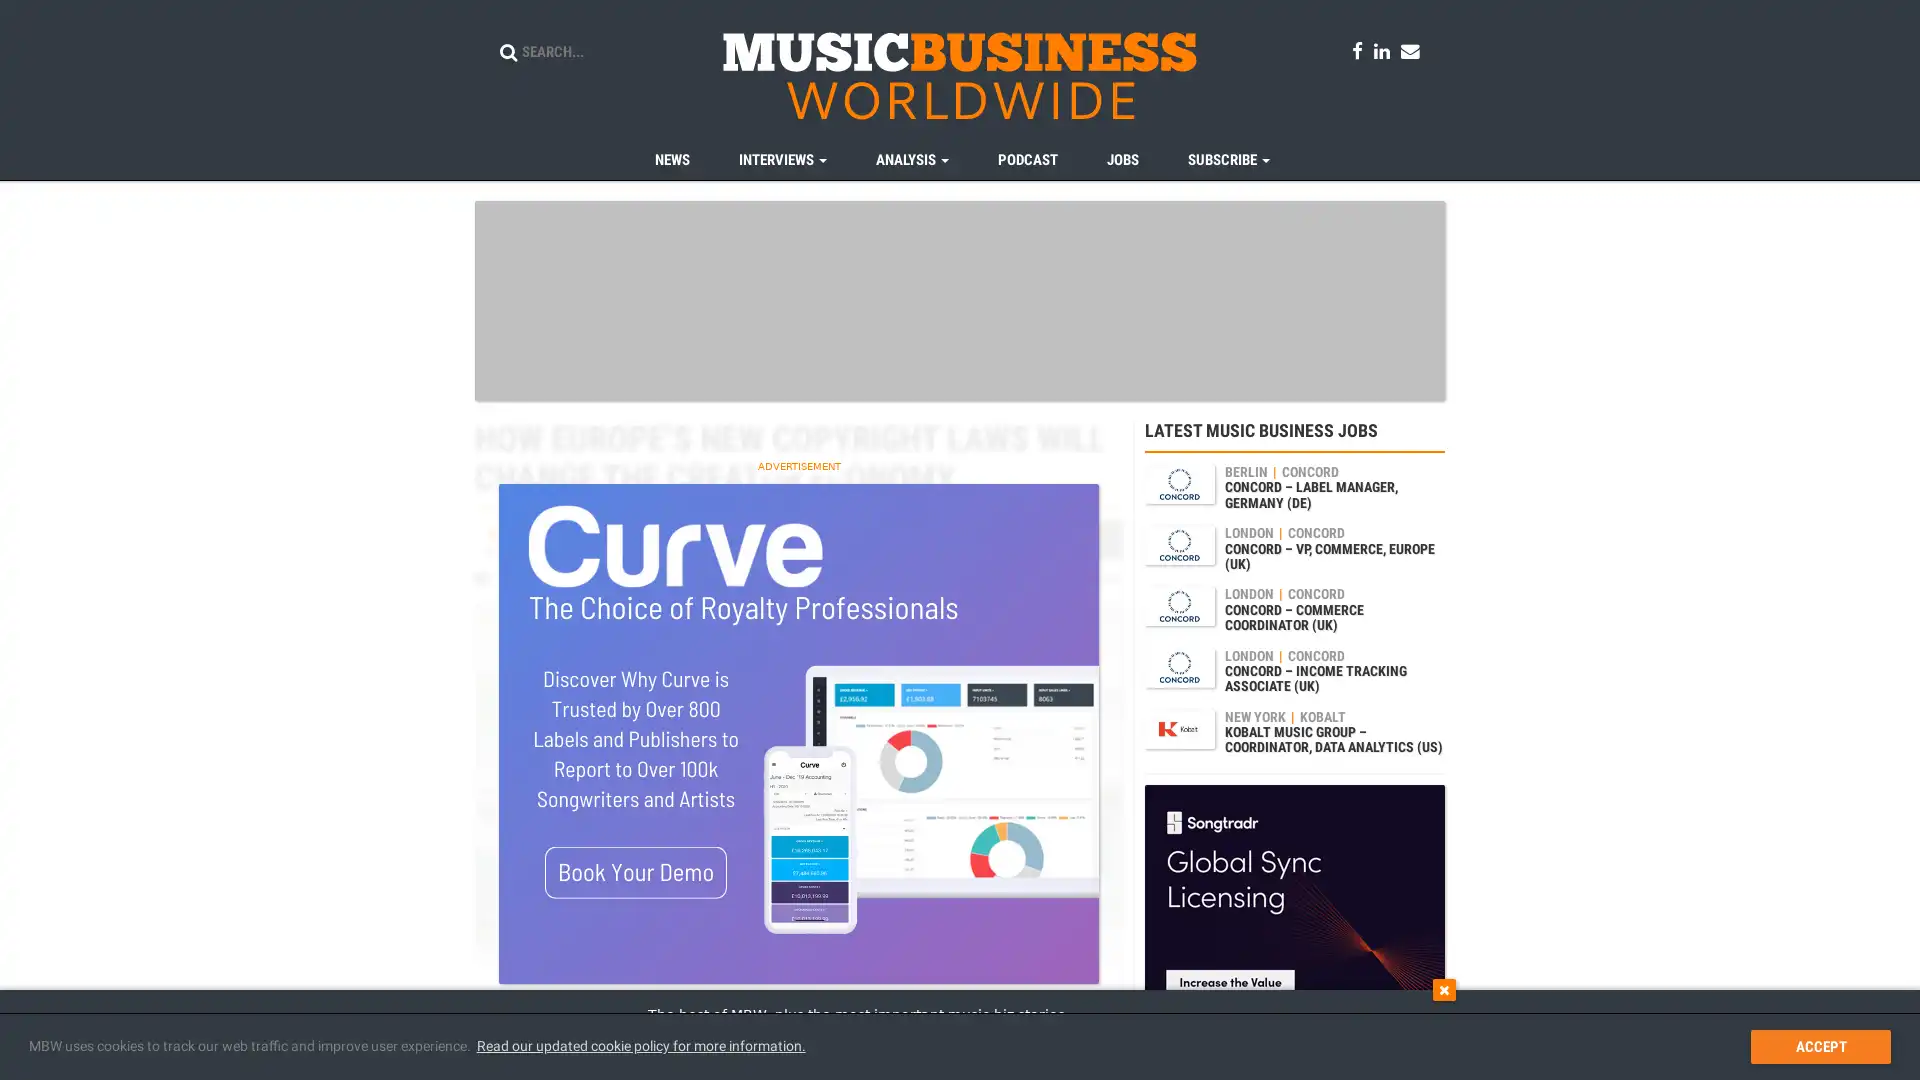 The height and width of the screenshot is (1080, 1920). I want to click on SIGN UP TO THE MBW NEWSLETTER, so click(1222, 1034).